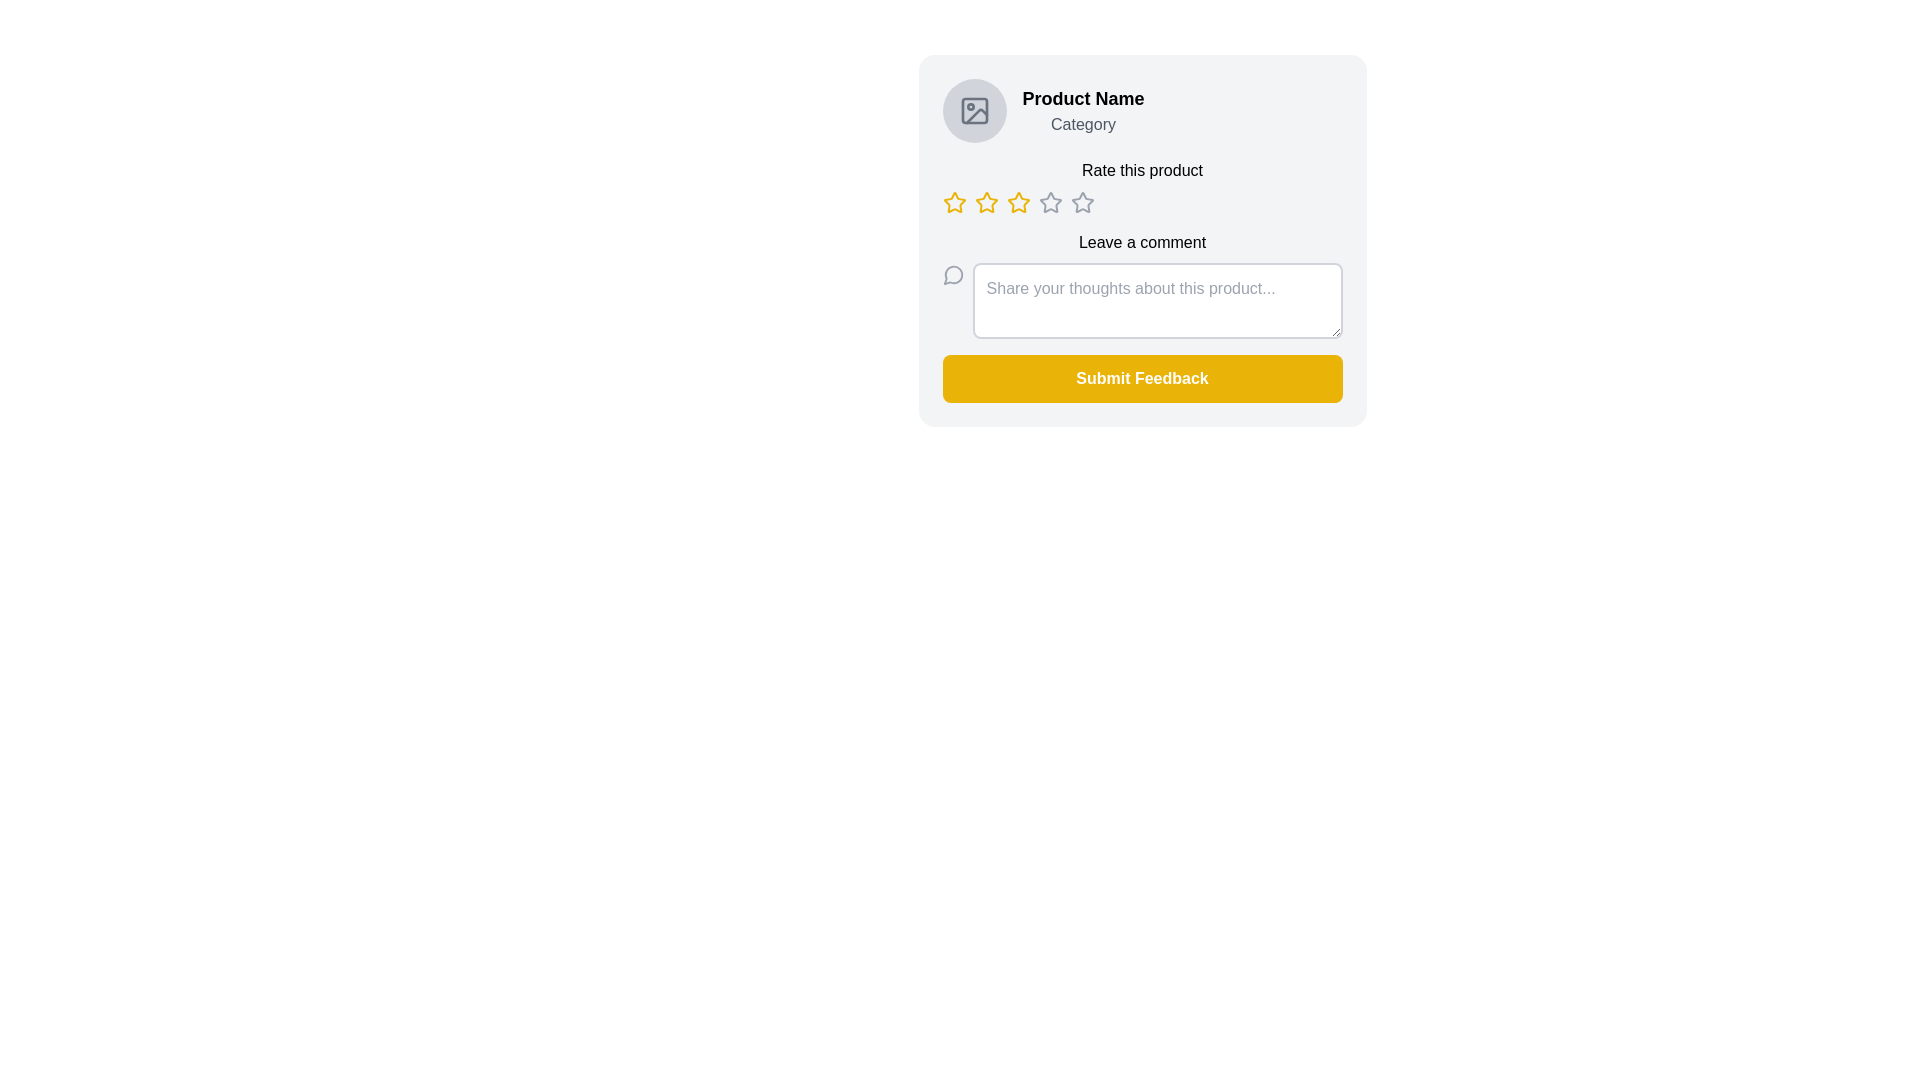 Image resolution: width=1920 pixels, height=1080 pixels. What do you see at coordinates (986, 203) in the screenshot?
I see `the second star icon in the rating component, which is outlined in yellow and is part of a series of five stars under the 'Rate this product' text` at bounding box center [986, 203].